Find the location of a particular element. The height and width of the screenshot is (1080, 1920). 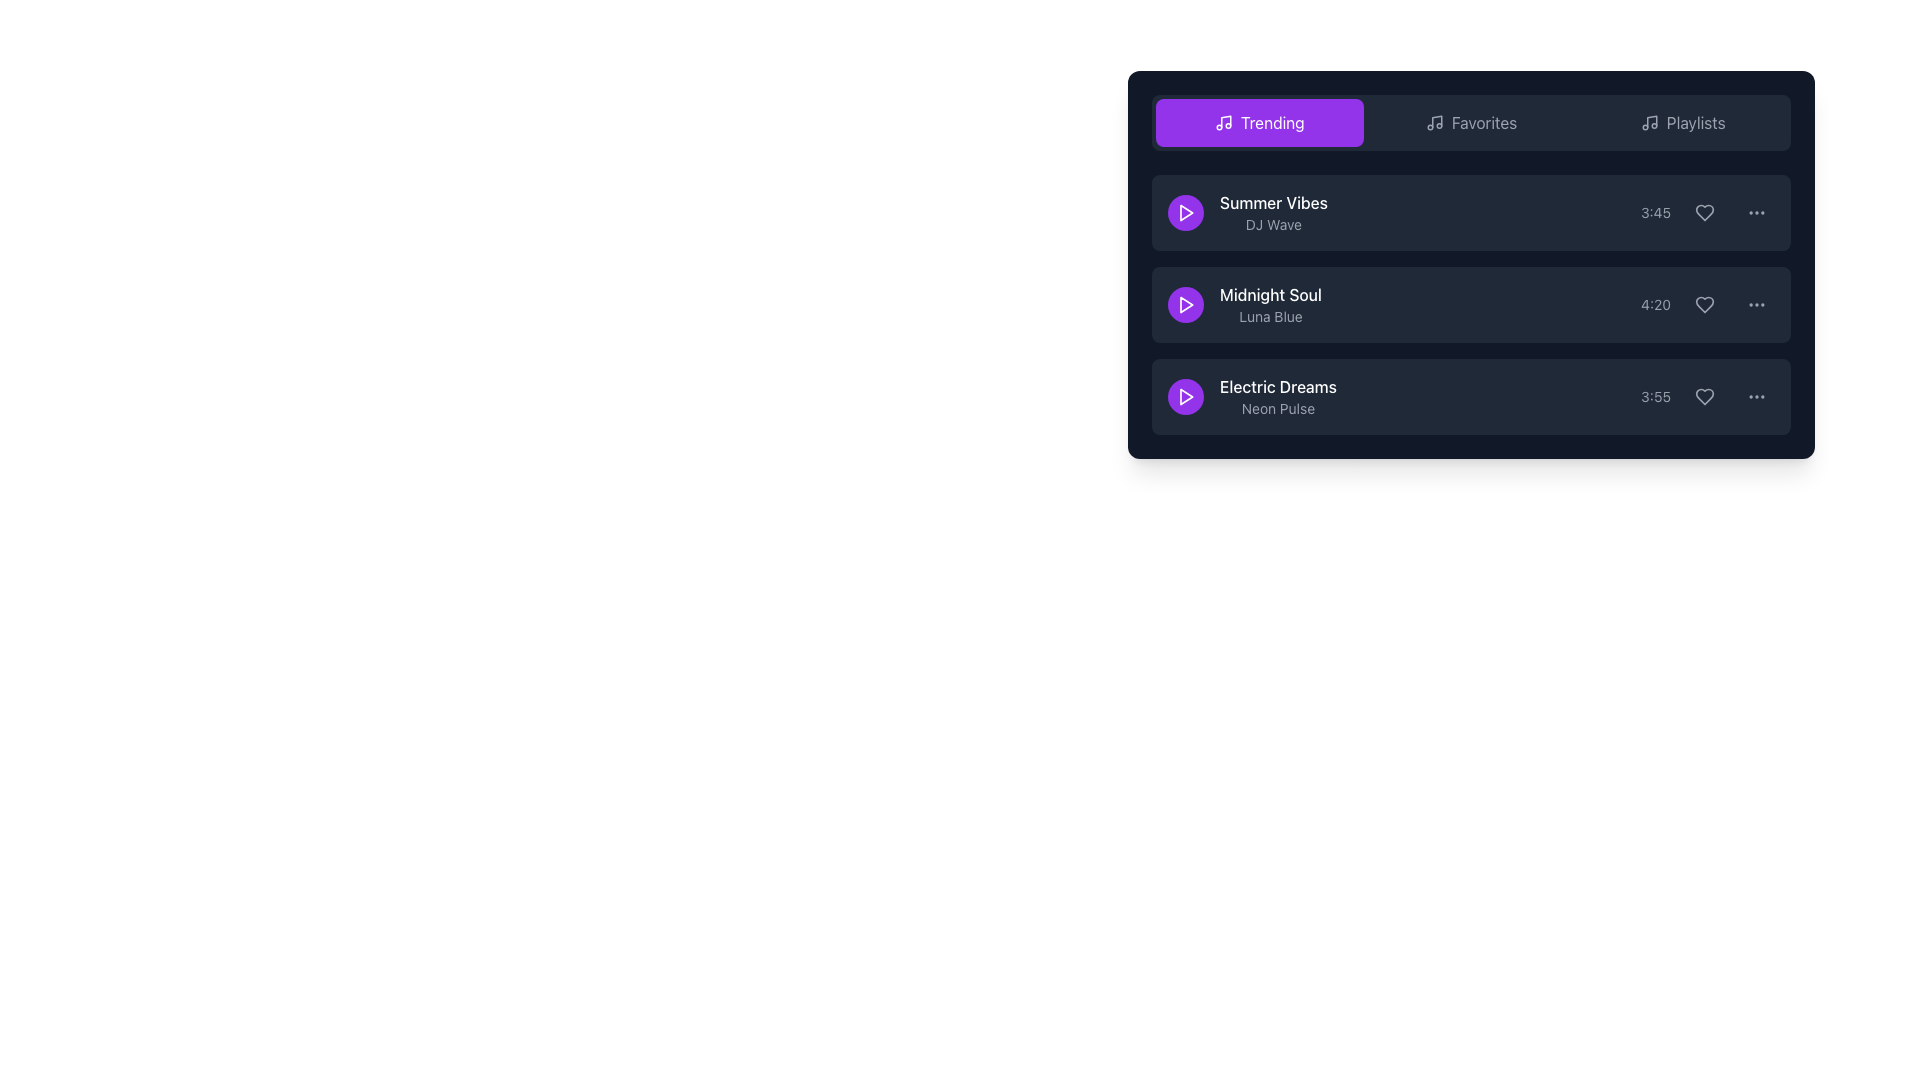

the text label displaying 'DJ Wave' in small gray font, which is positioned below 'Summer Vibes' and aligned with the play button icon is located at coordinates (1272, 224).